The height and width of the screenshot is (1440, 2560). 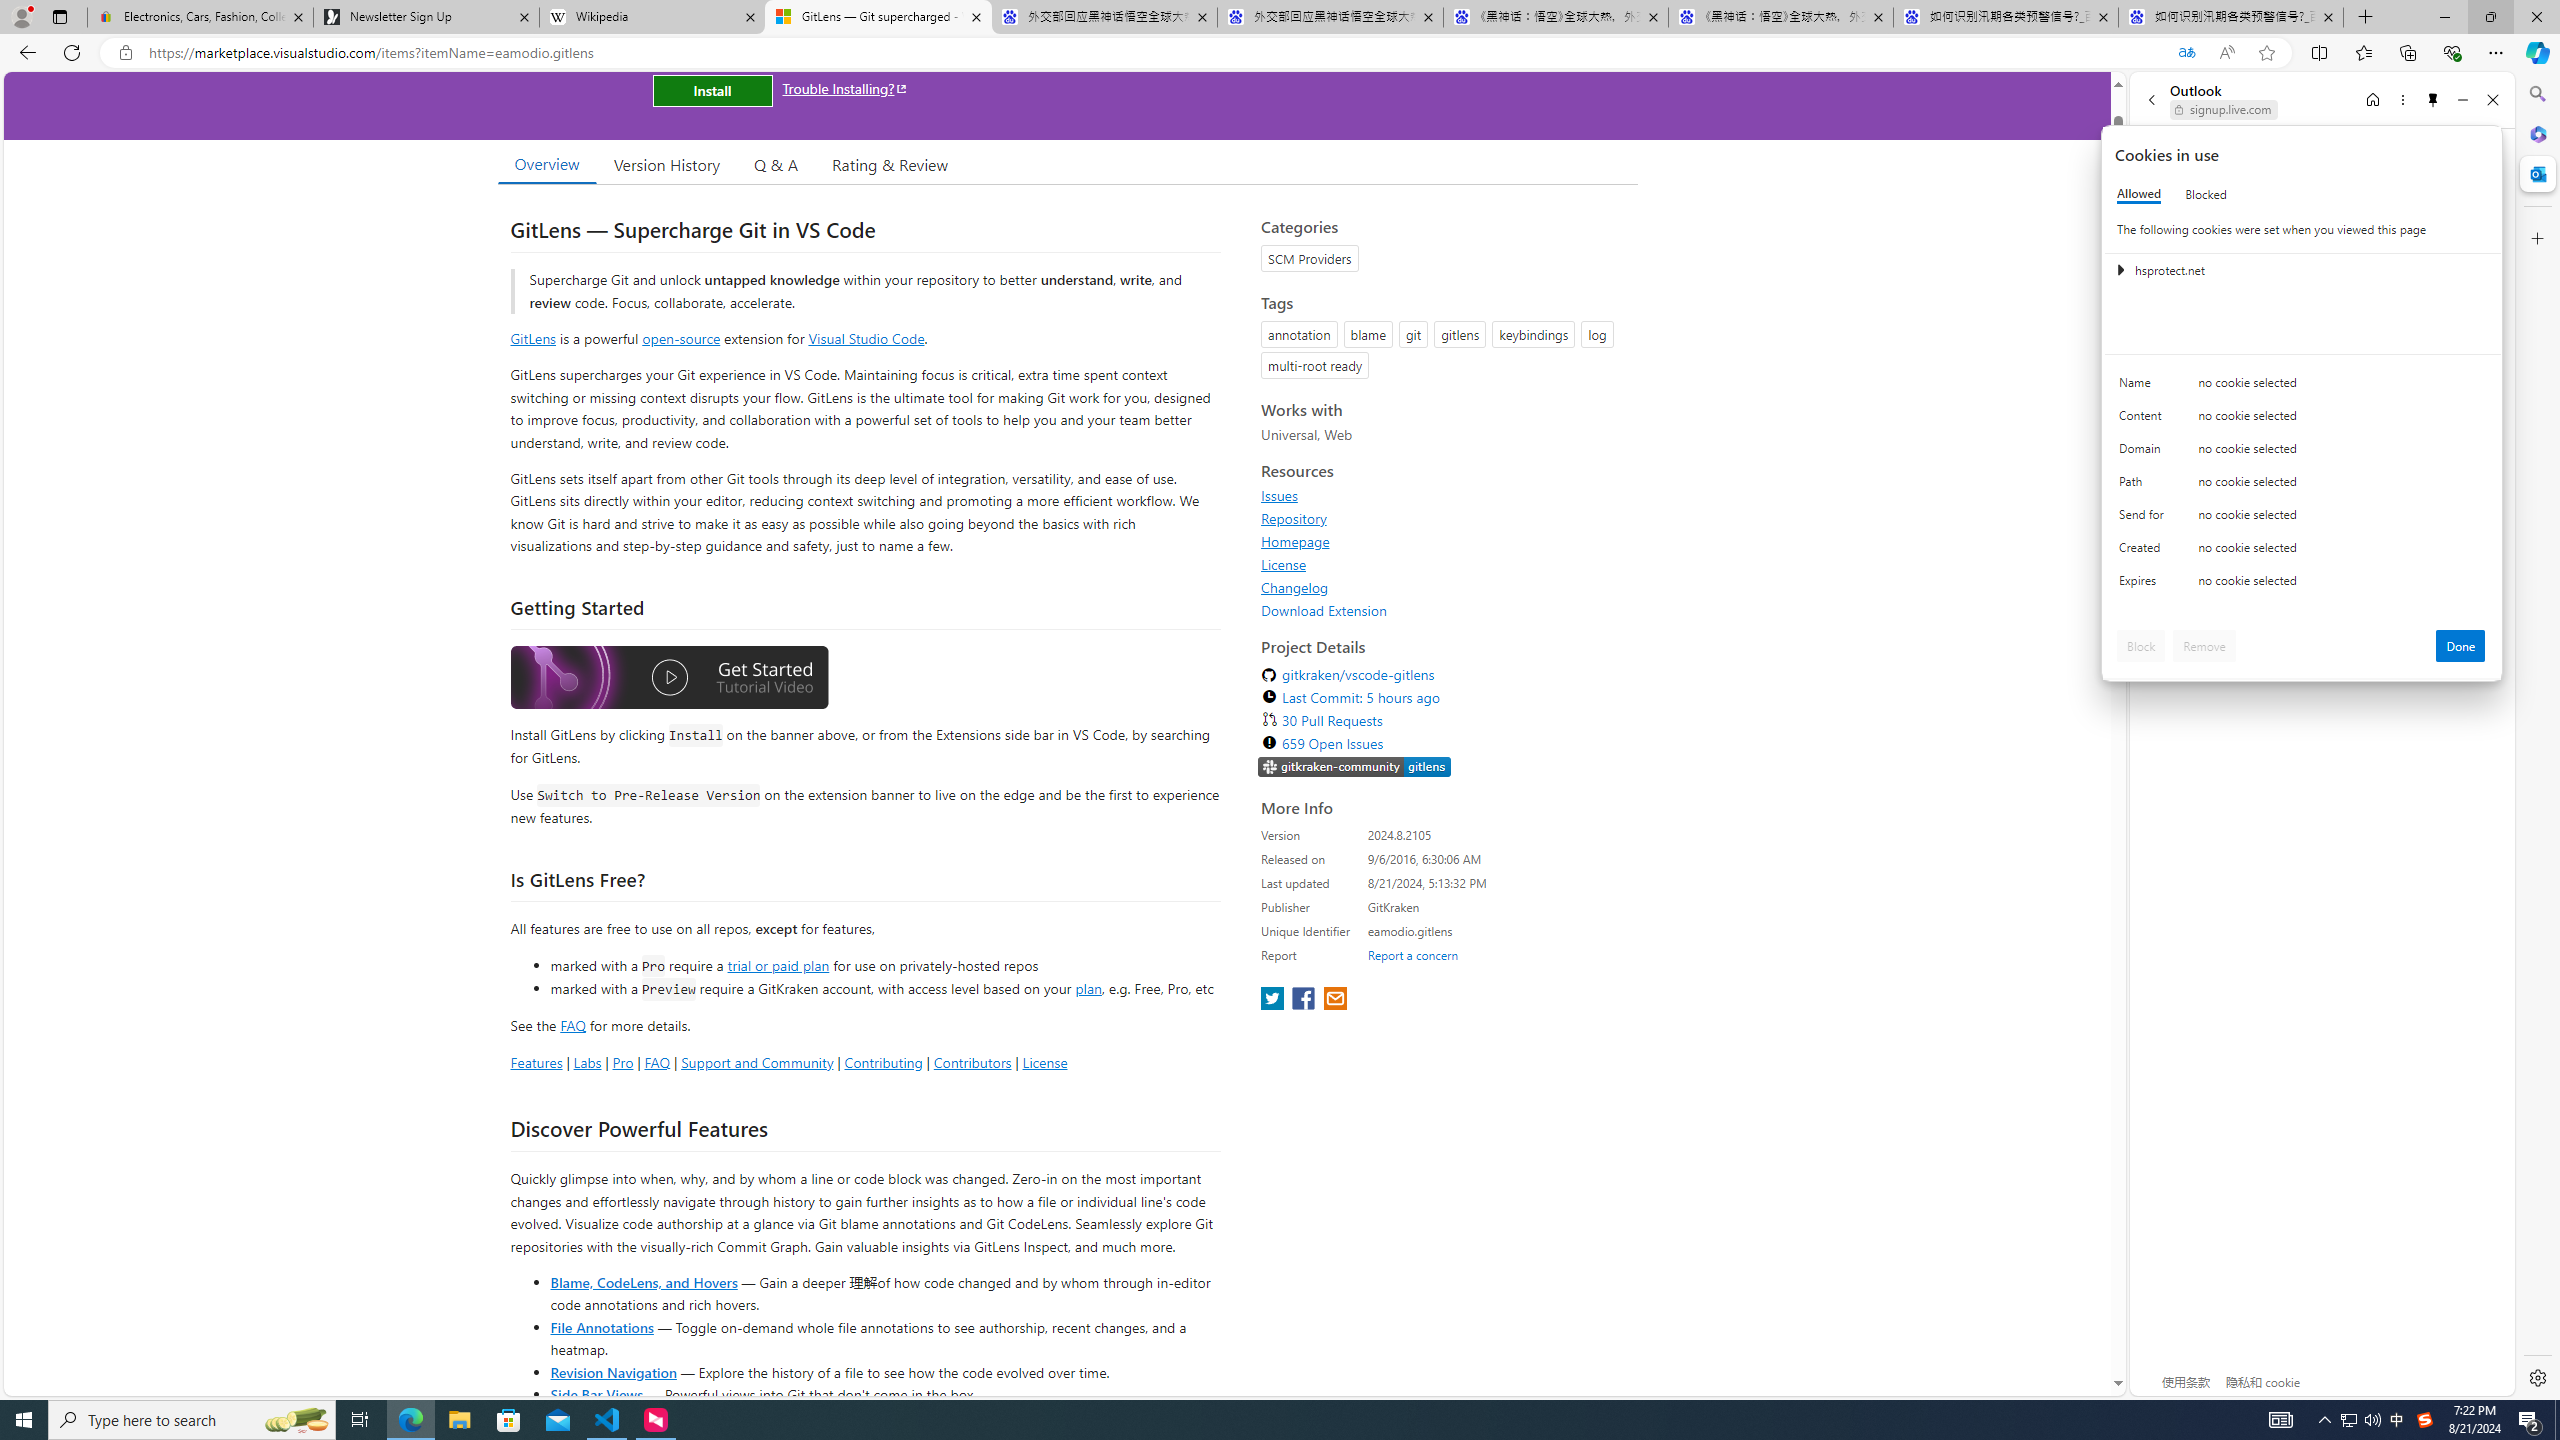 I want to click on 'Class: c0153 c0157', so click(x=2302, y=585).